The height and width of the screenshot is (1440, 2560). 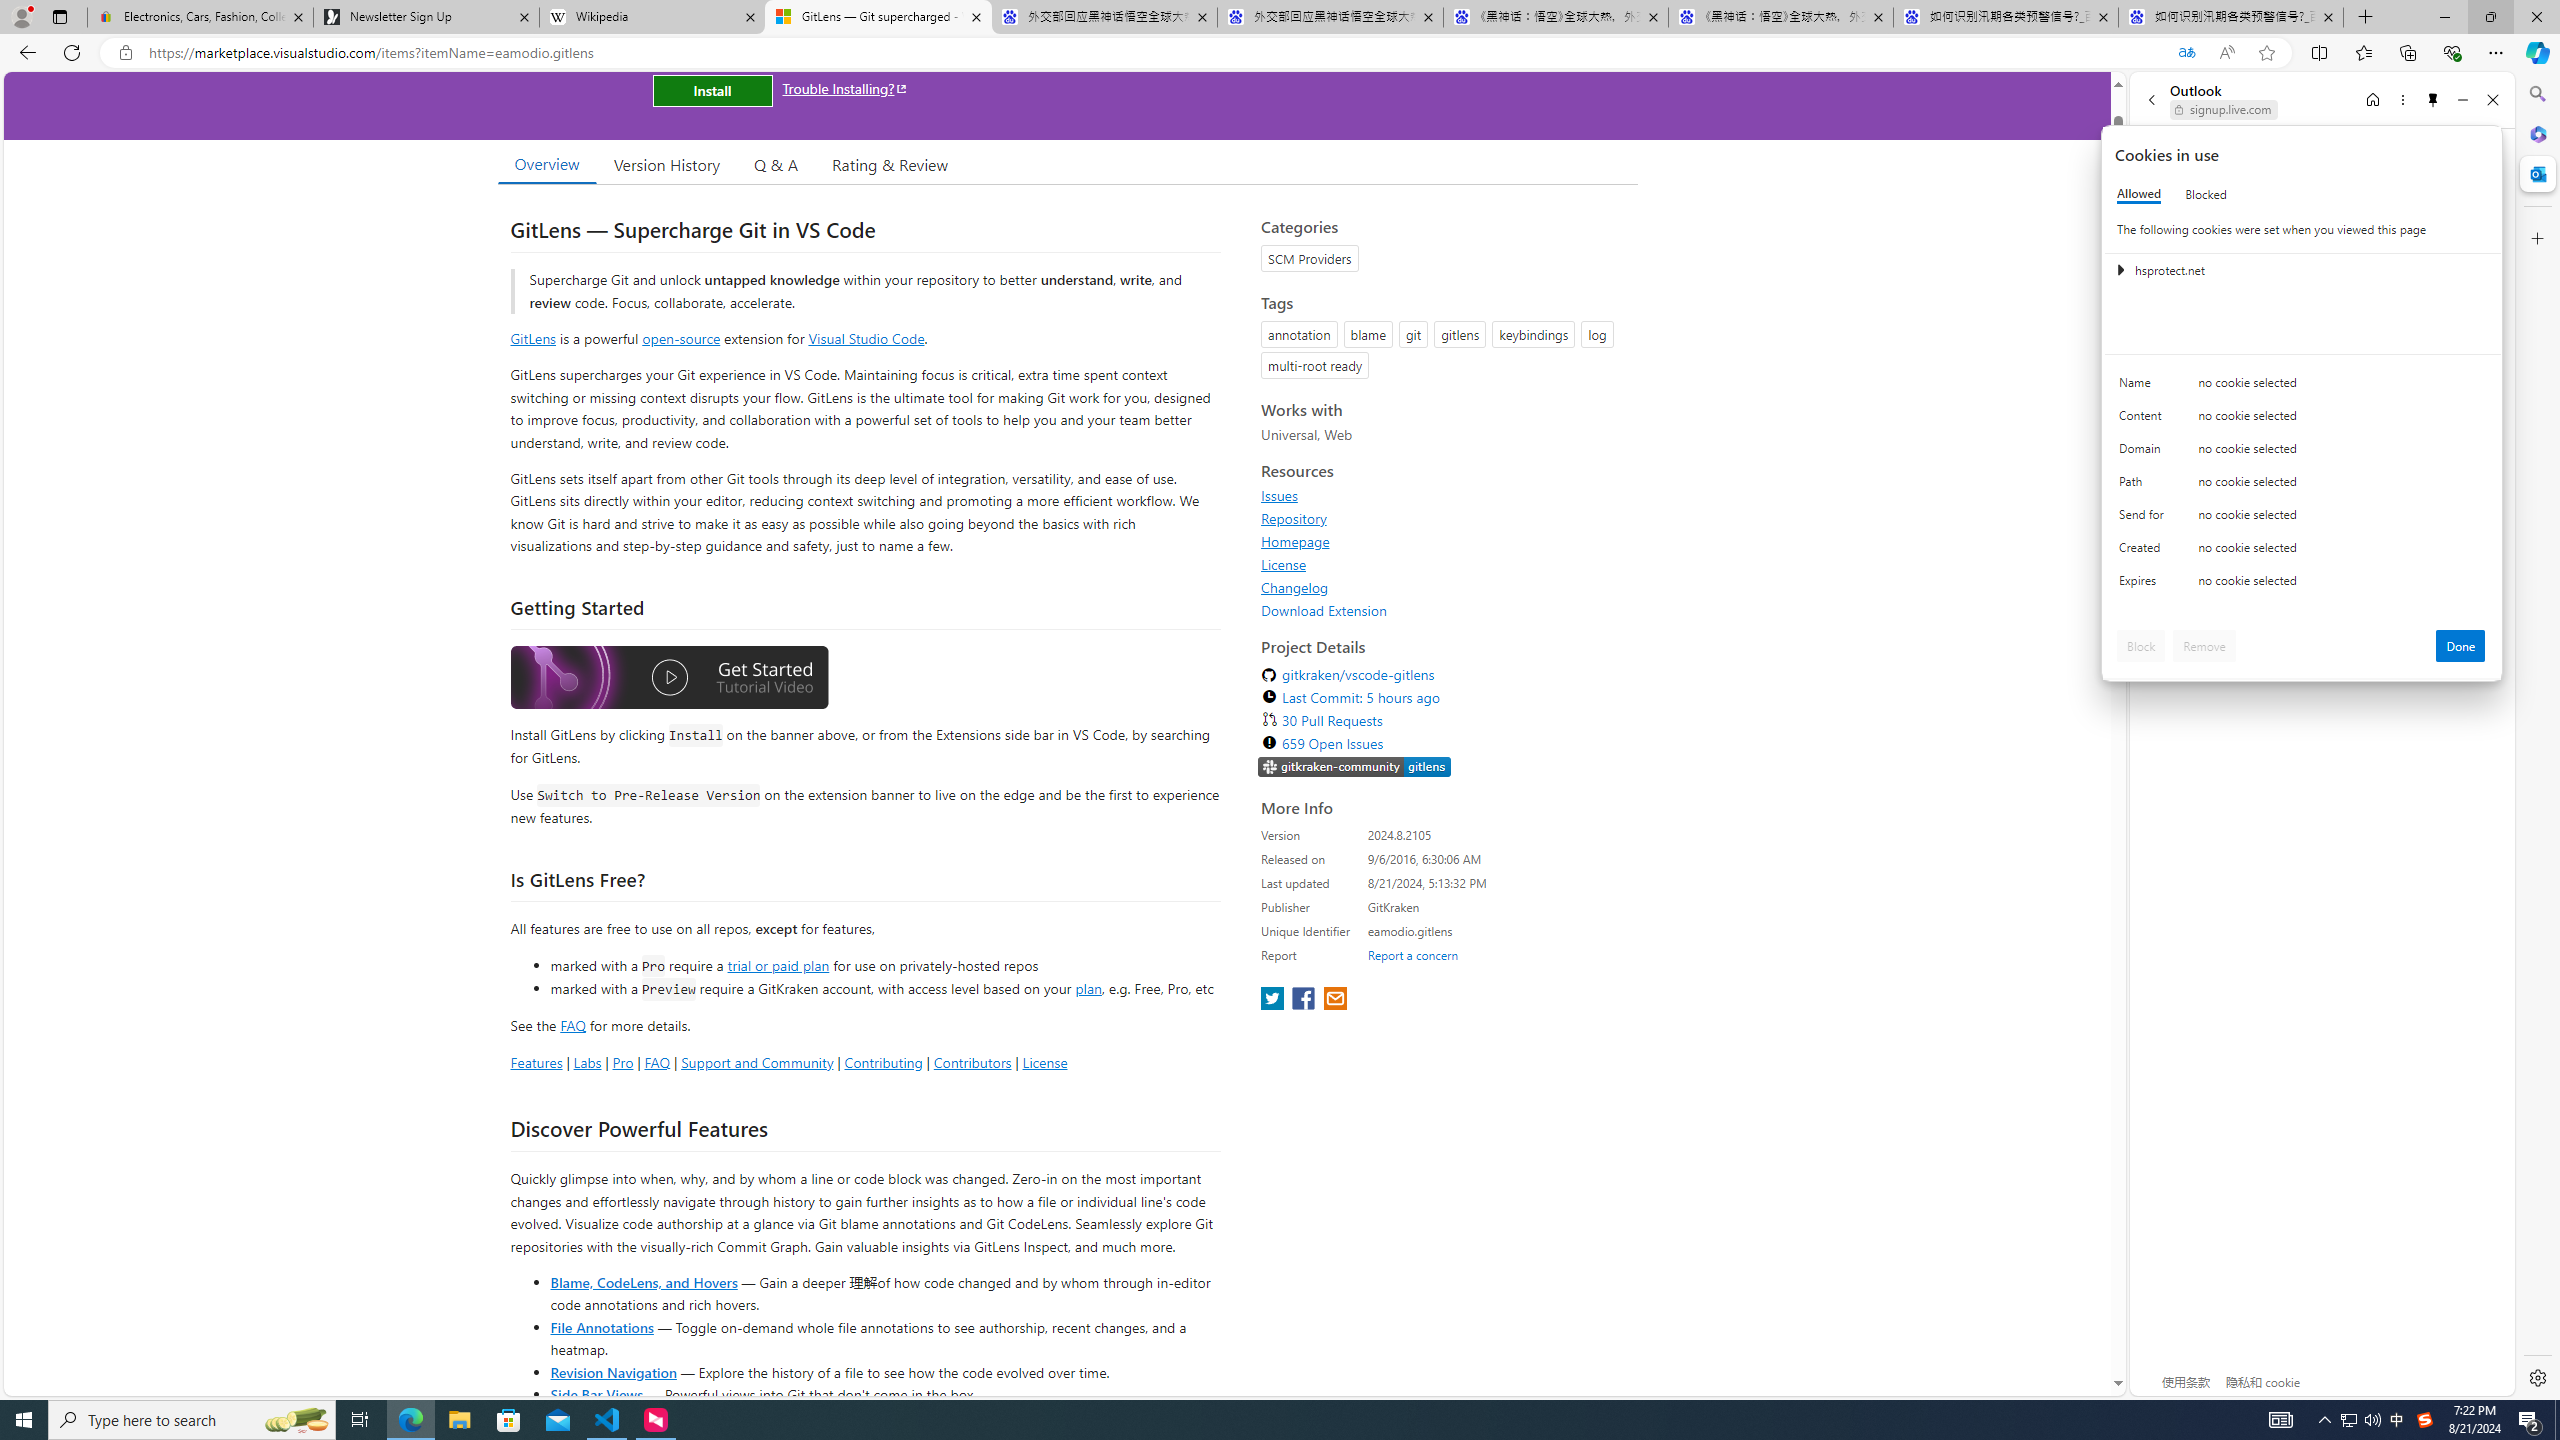 I want to click on 'Class: c0153 c0157', so click(x=2302, y=585).